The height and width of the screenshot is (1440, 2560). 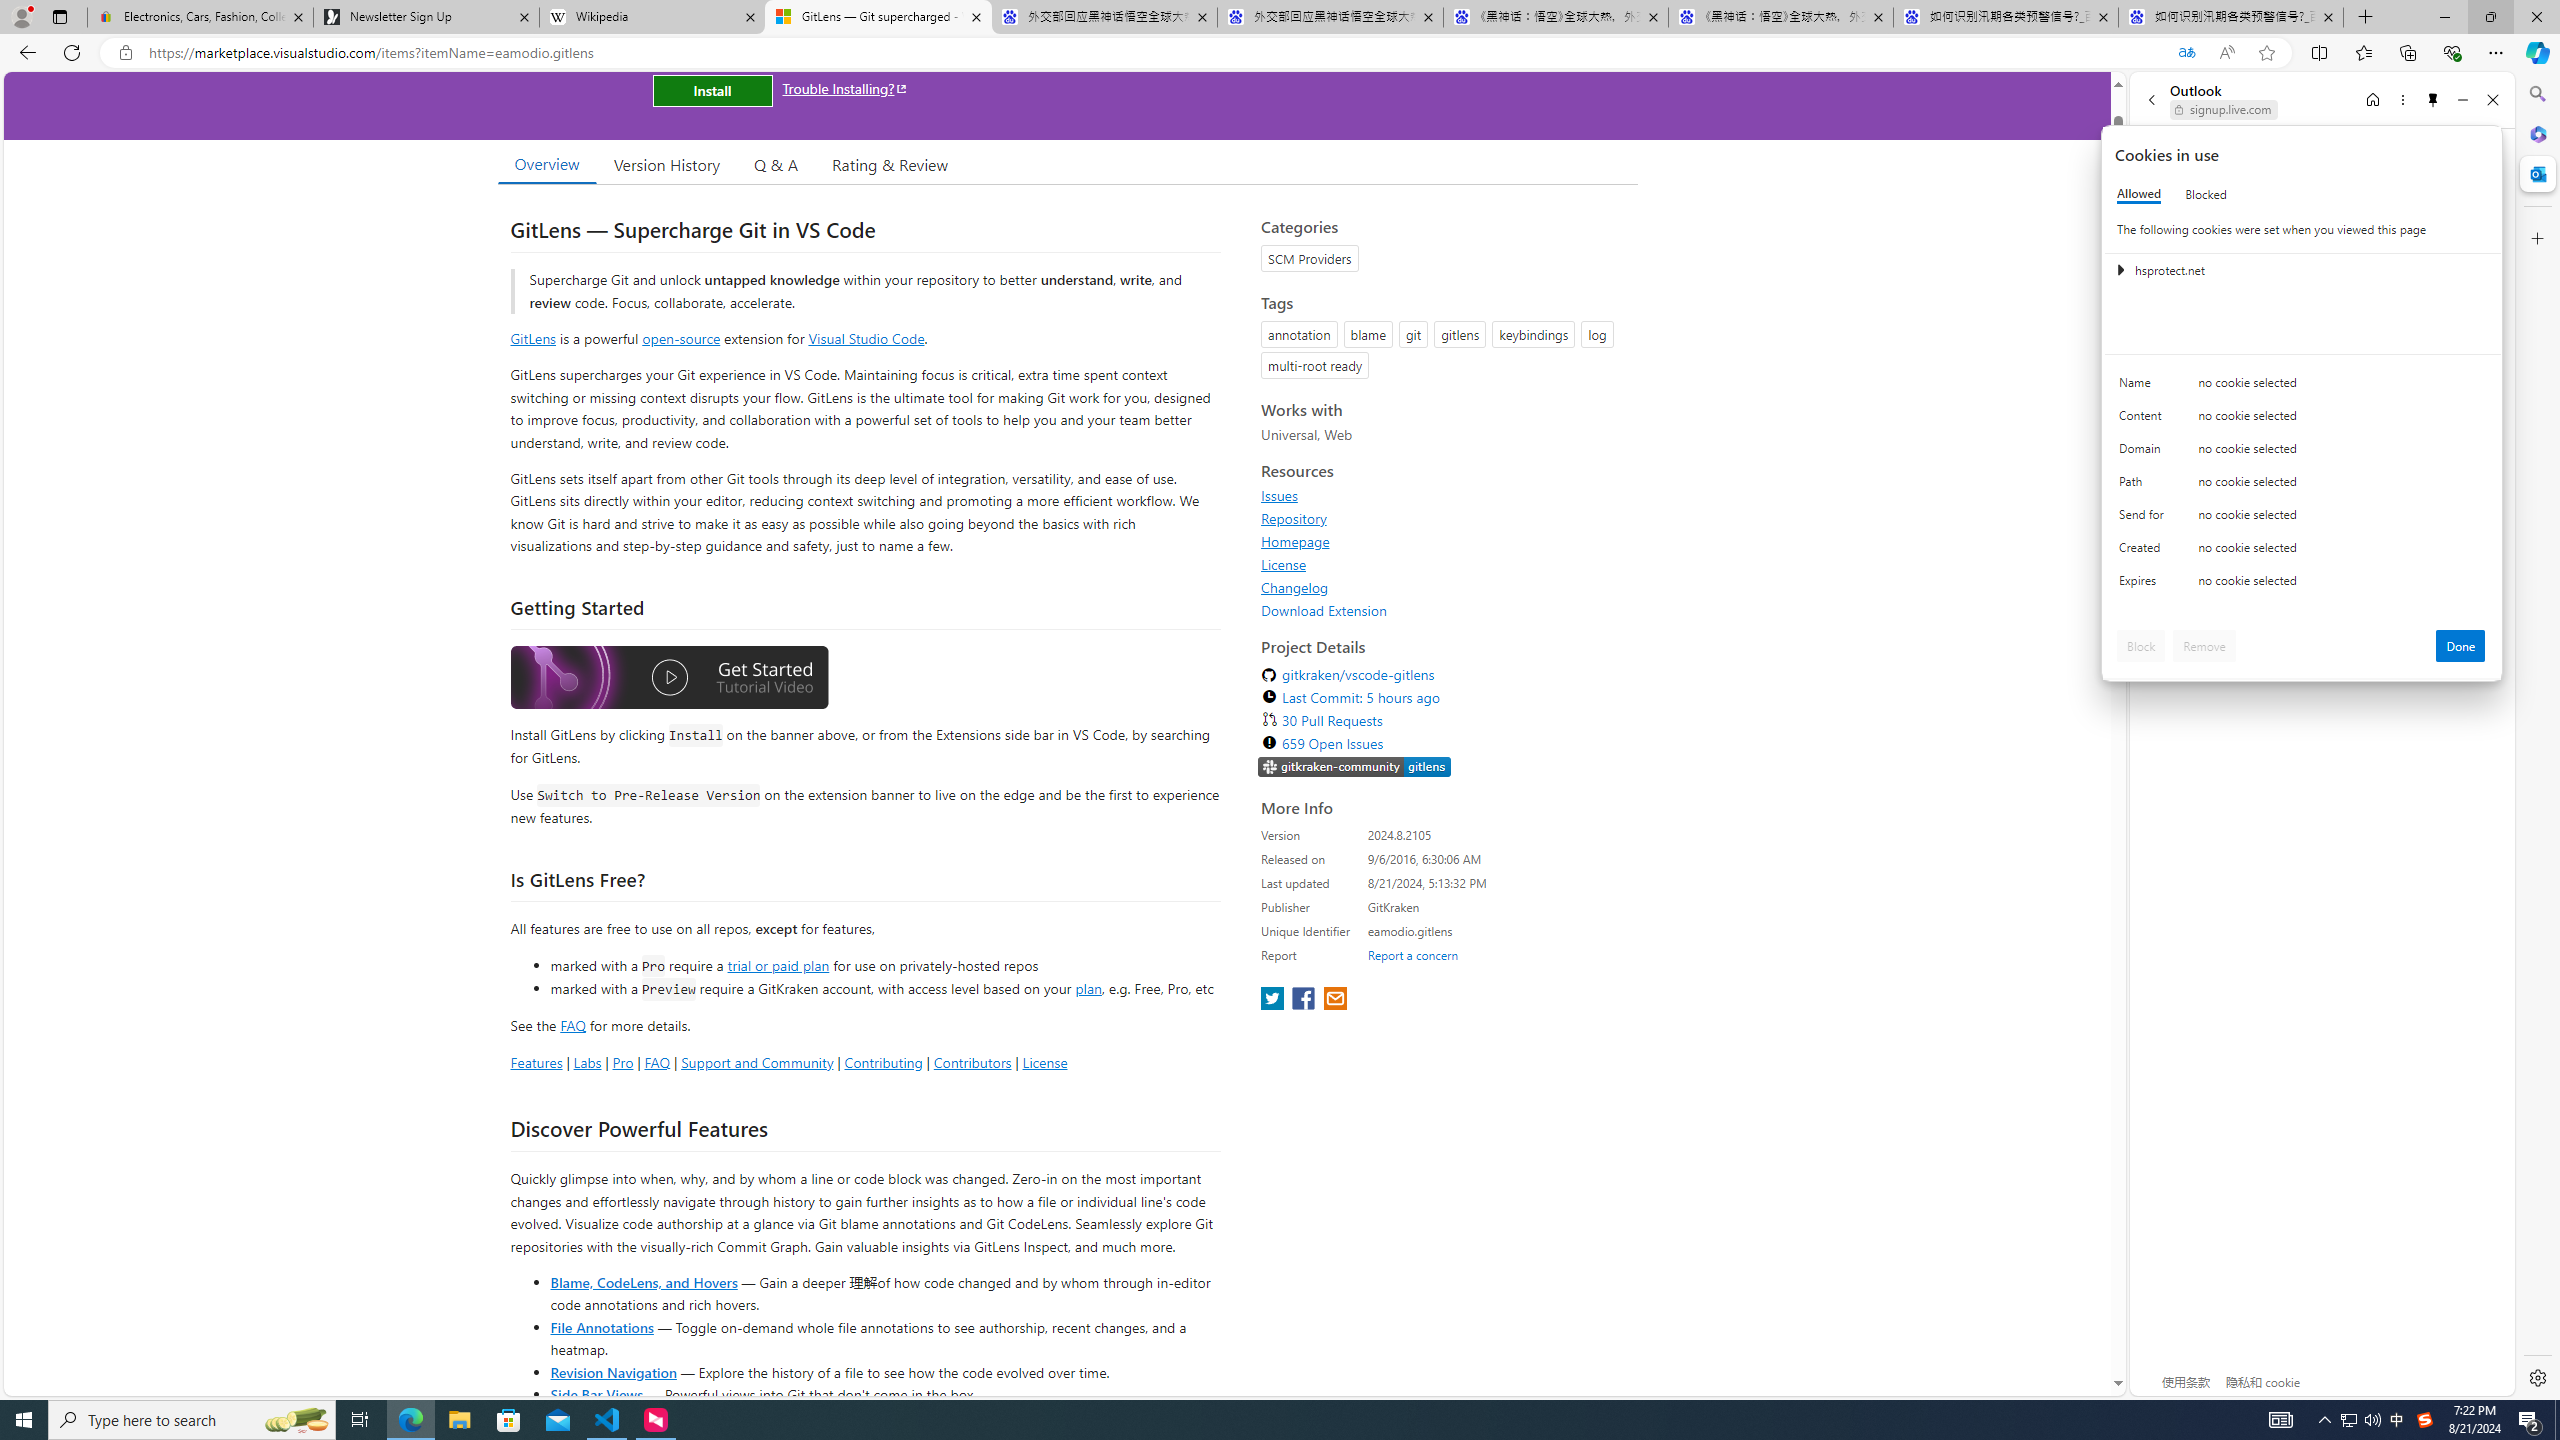 I want to click on 'Class: c0153 c0157', so click(x=2302, y=585).